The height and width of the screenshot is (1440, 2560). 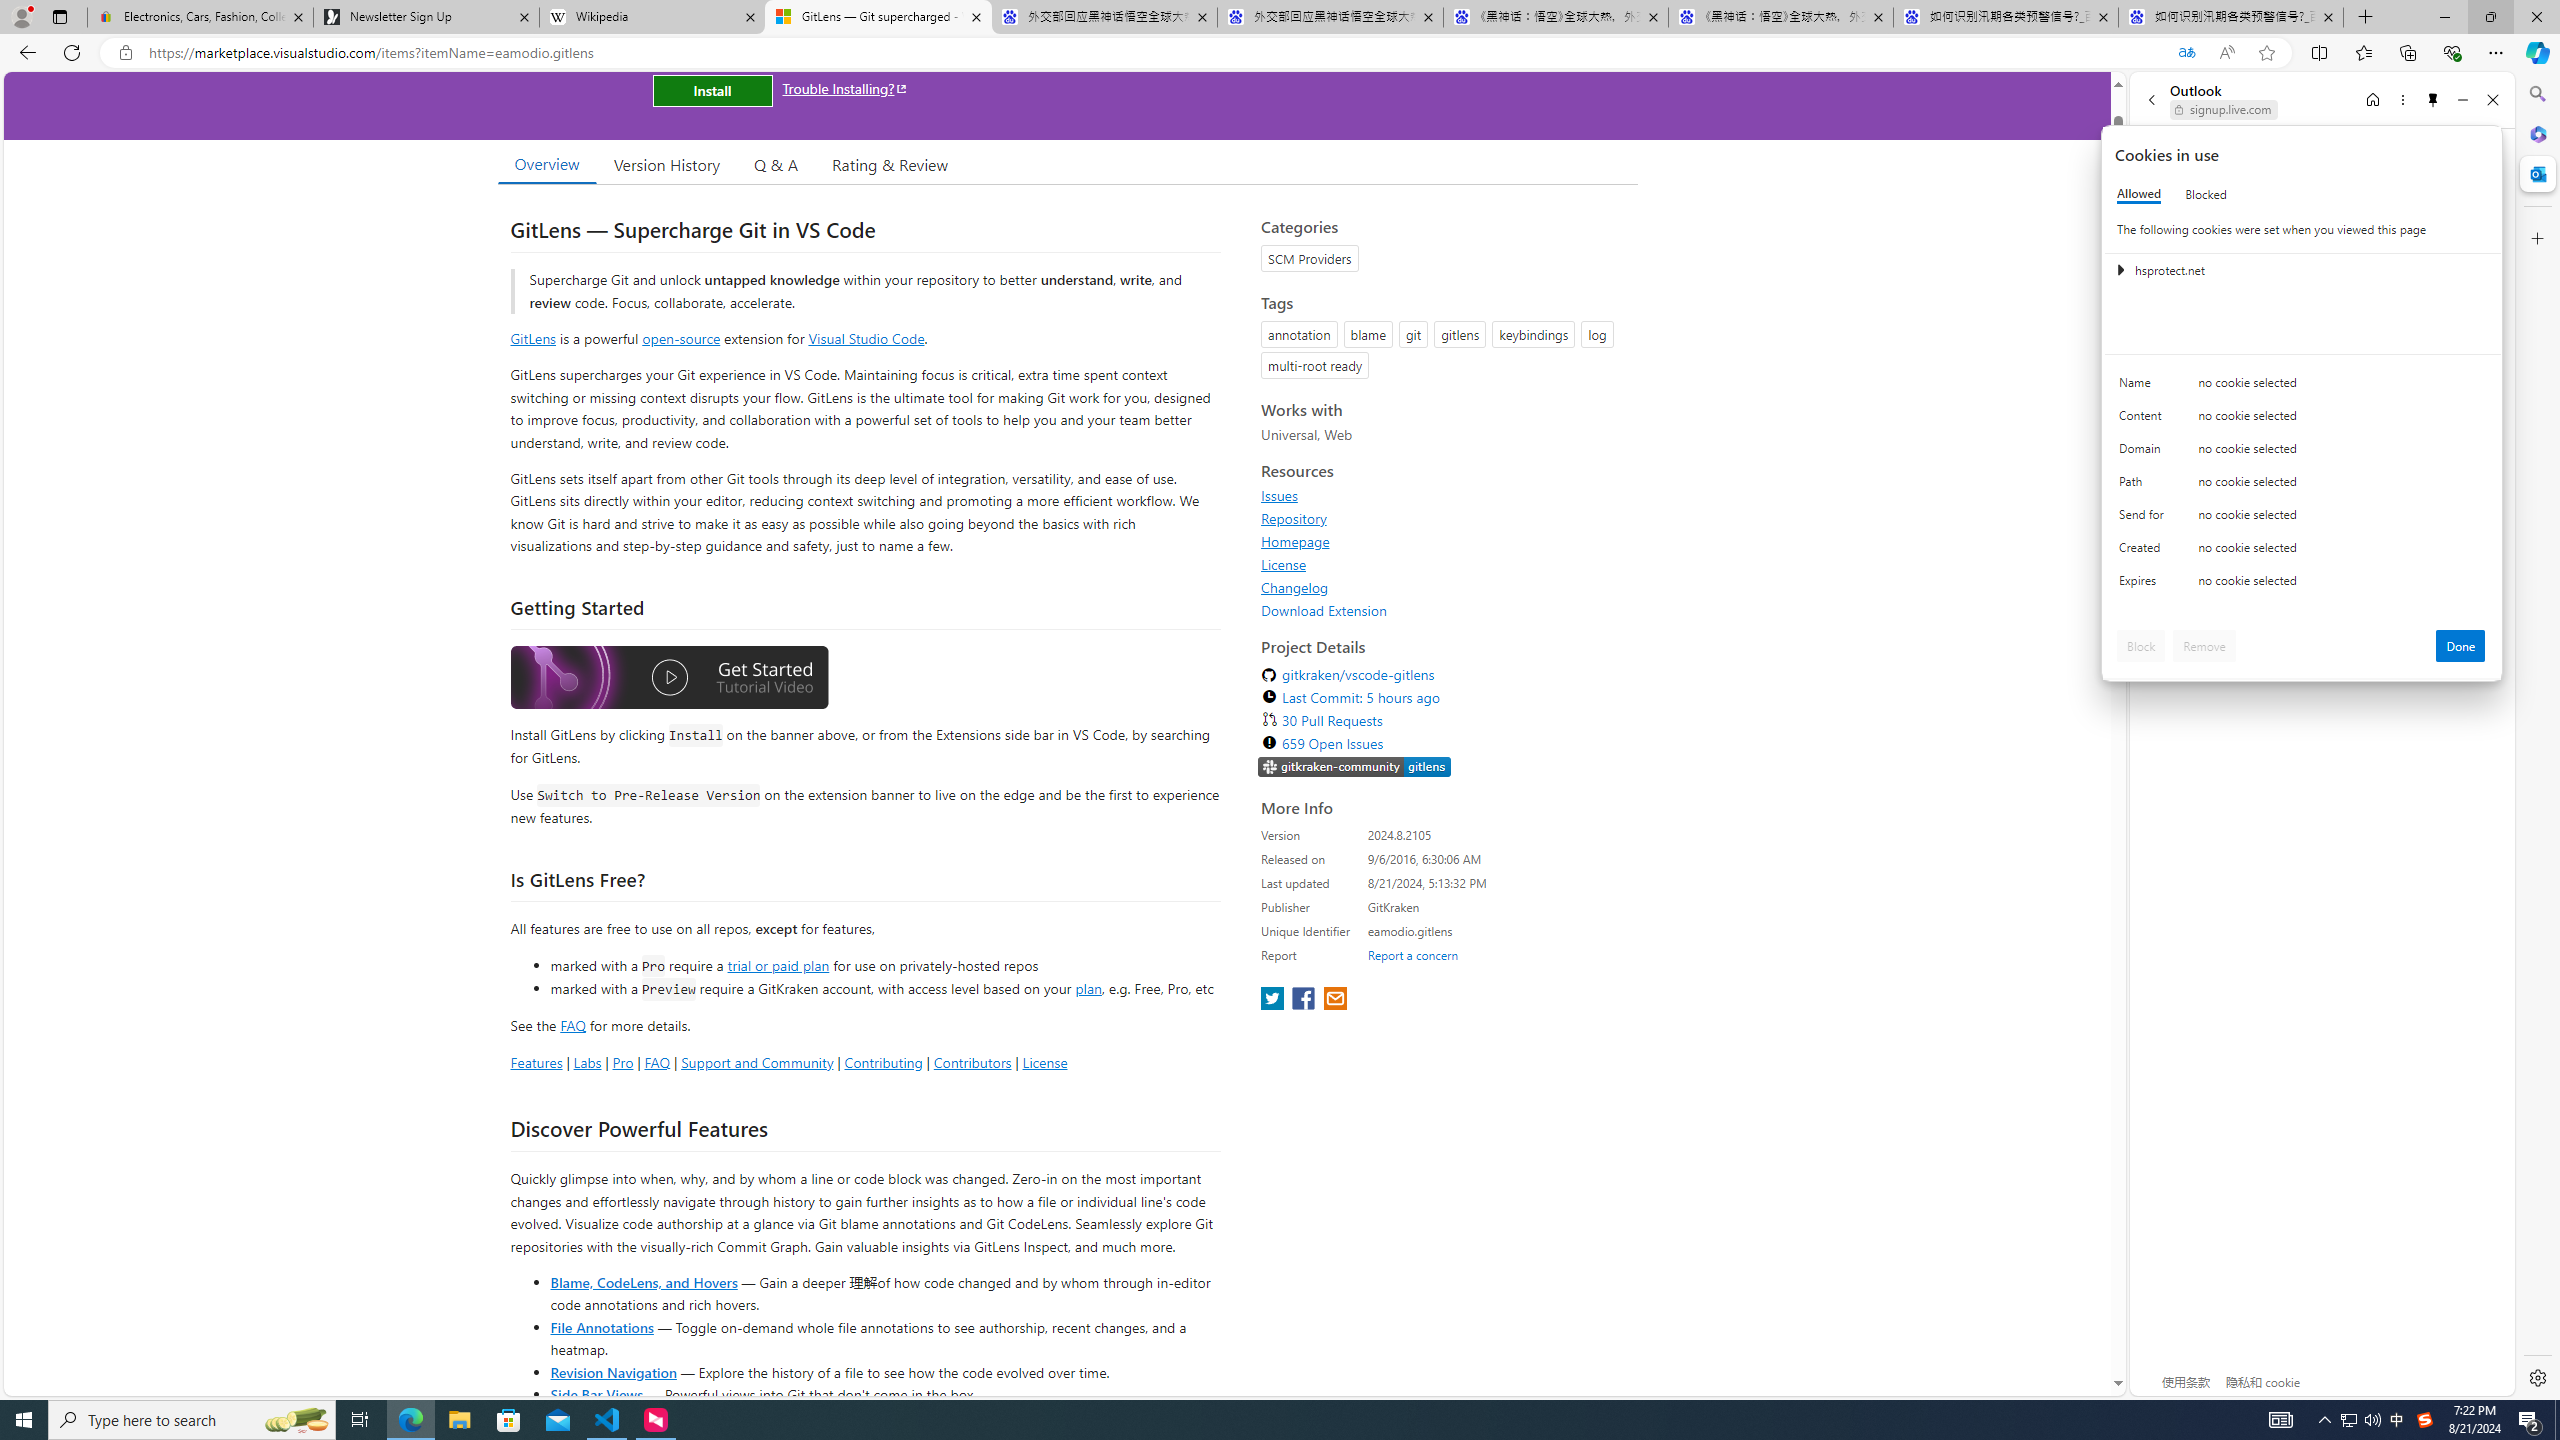 I want to click on 'Class: c0153 c0157', so click(x=2302, y=585).